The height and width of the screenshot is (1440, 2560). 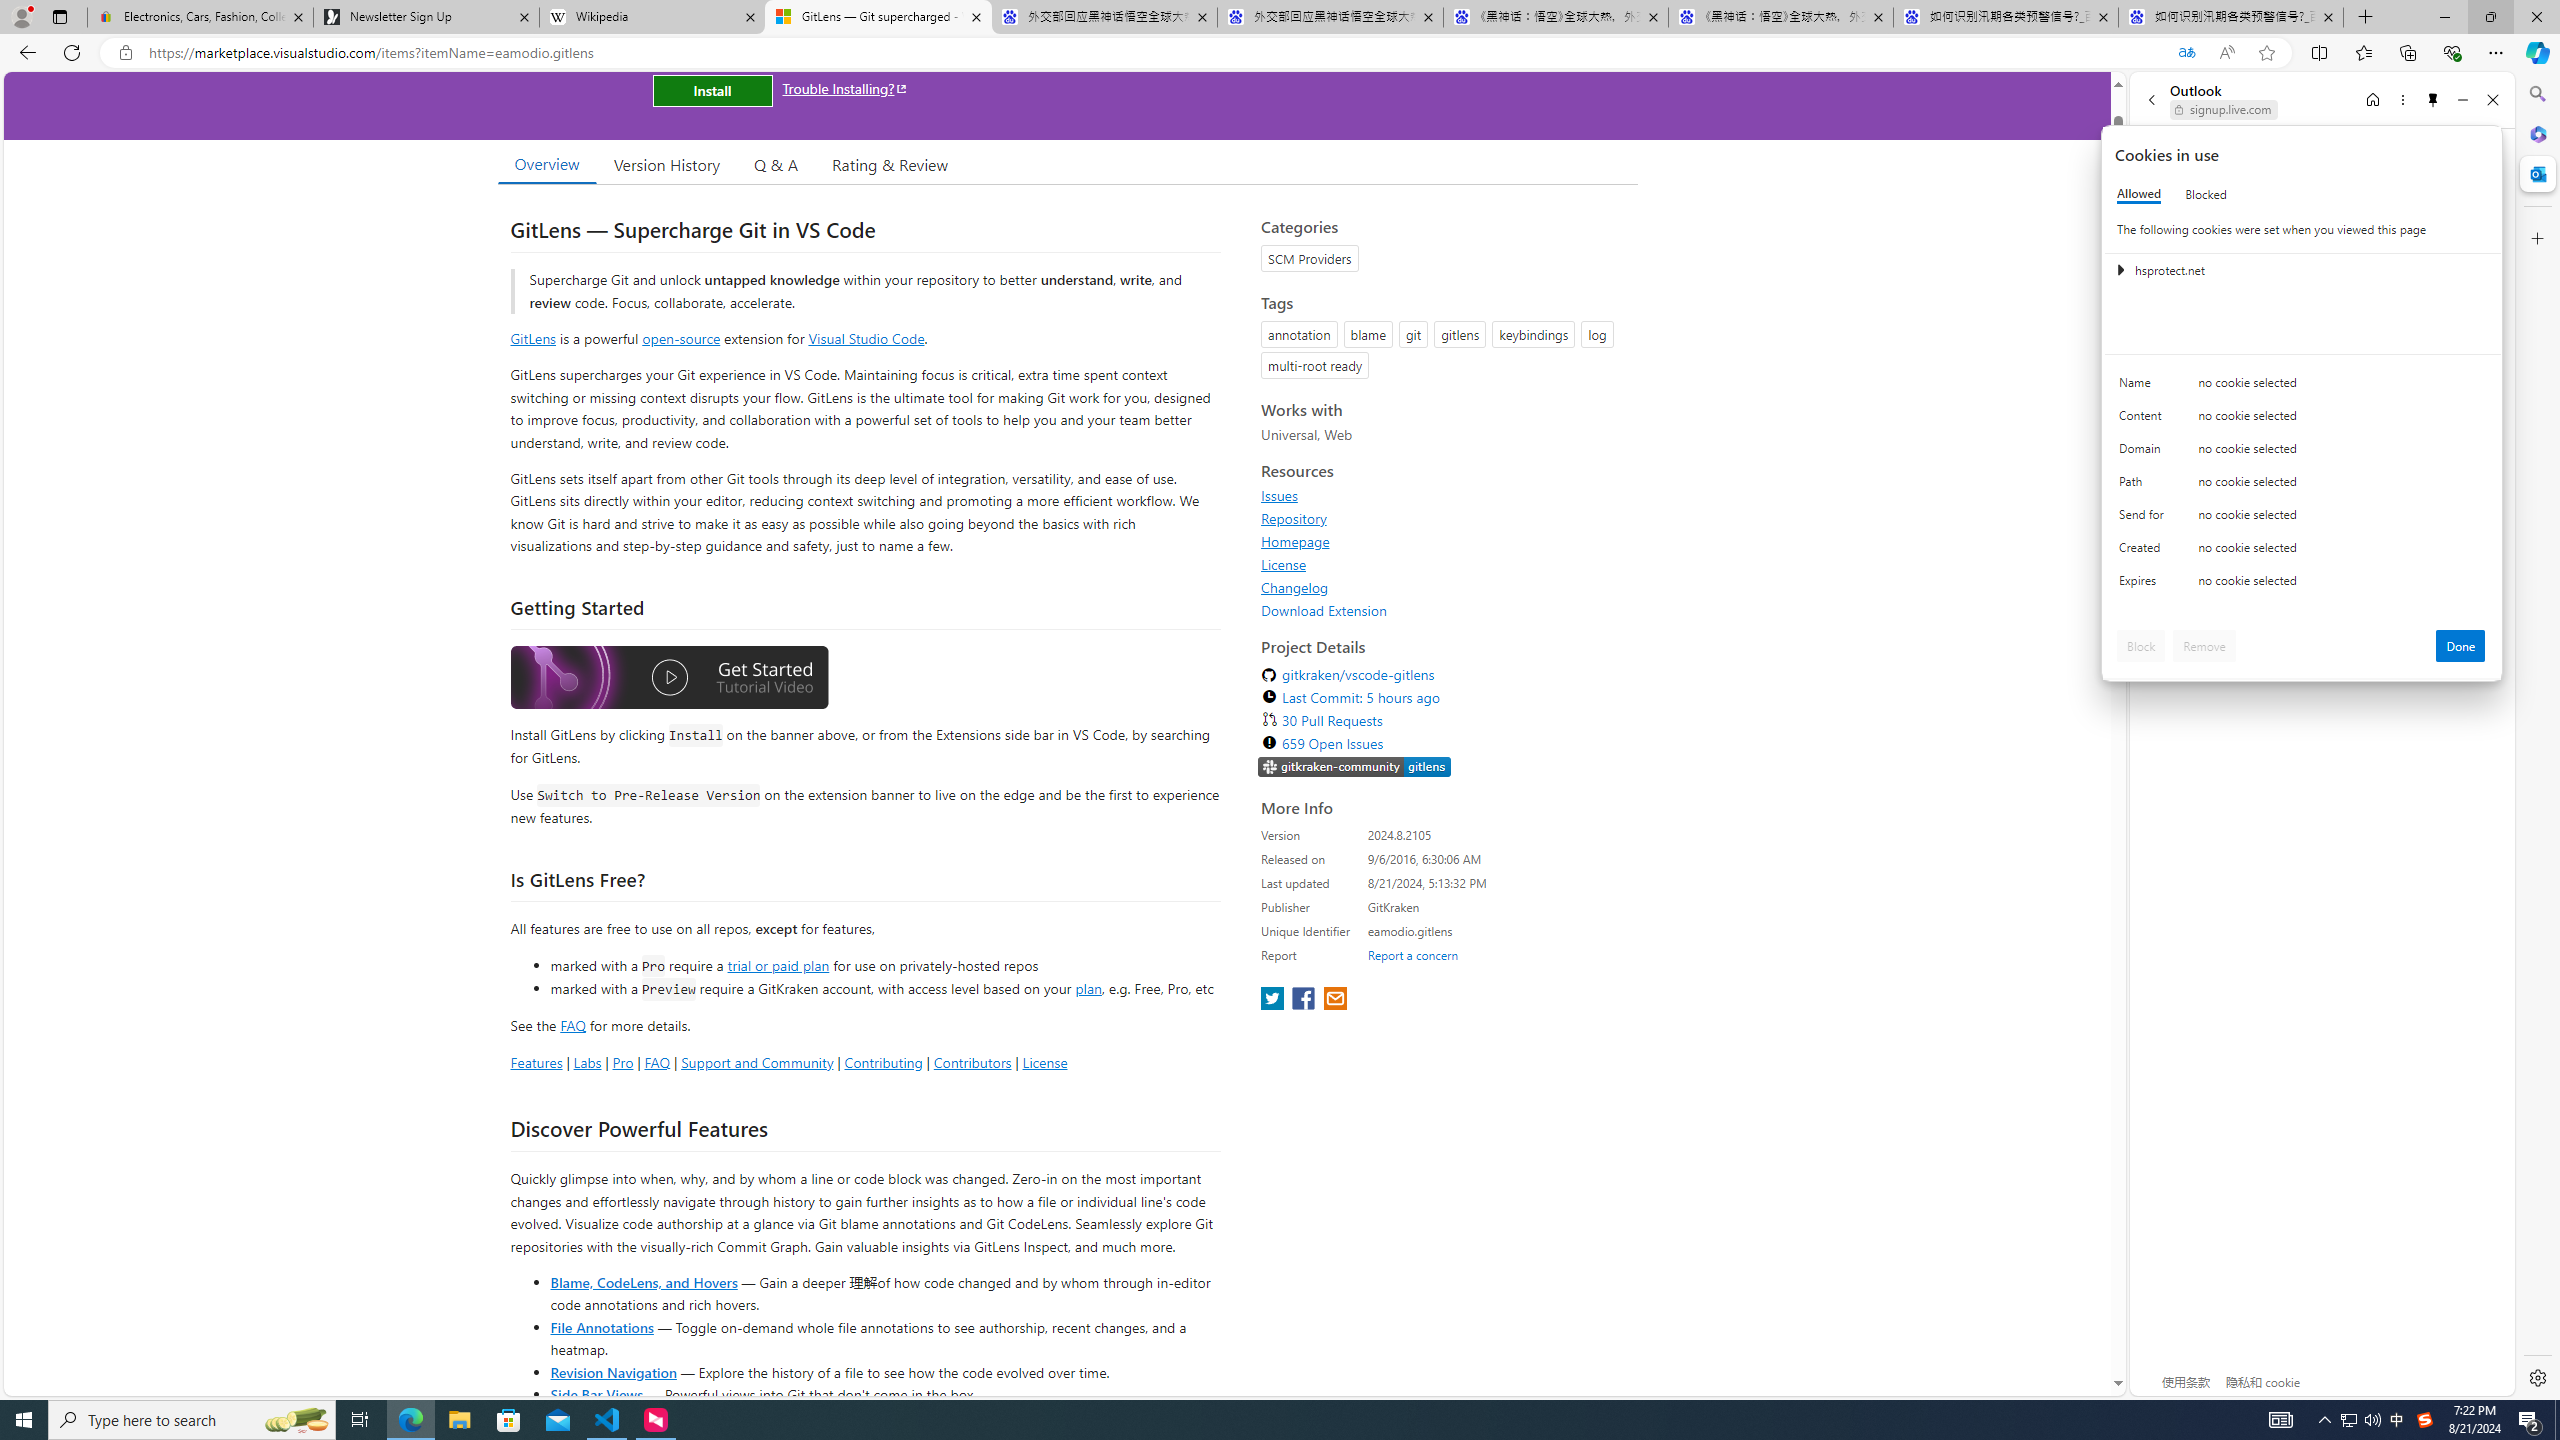 I want to click on 'Class: c0153 c0157', so click(x=2302, y=585).